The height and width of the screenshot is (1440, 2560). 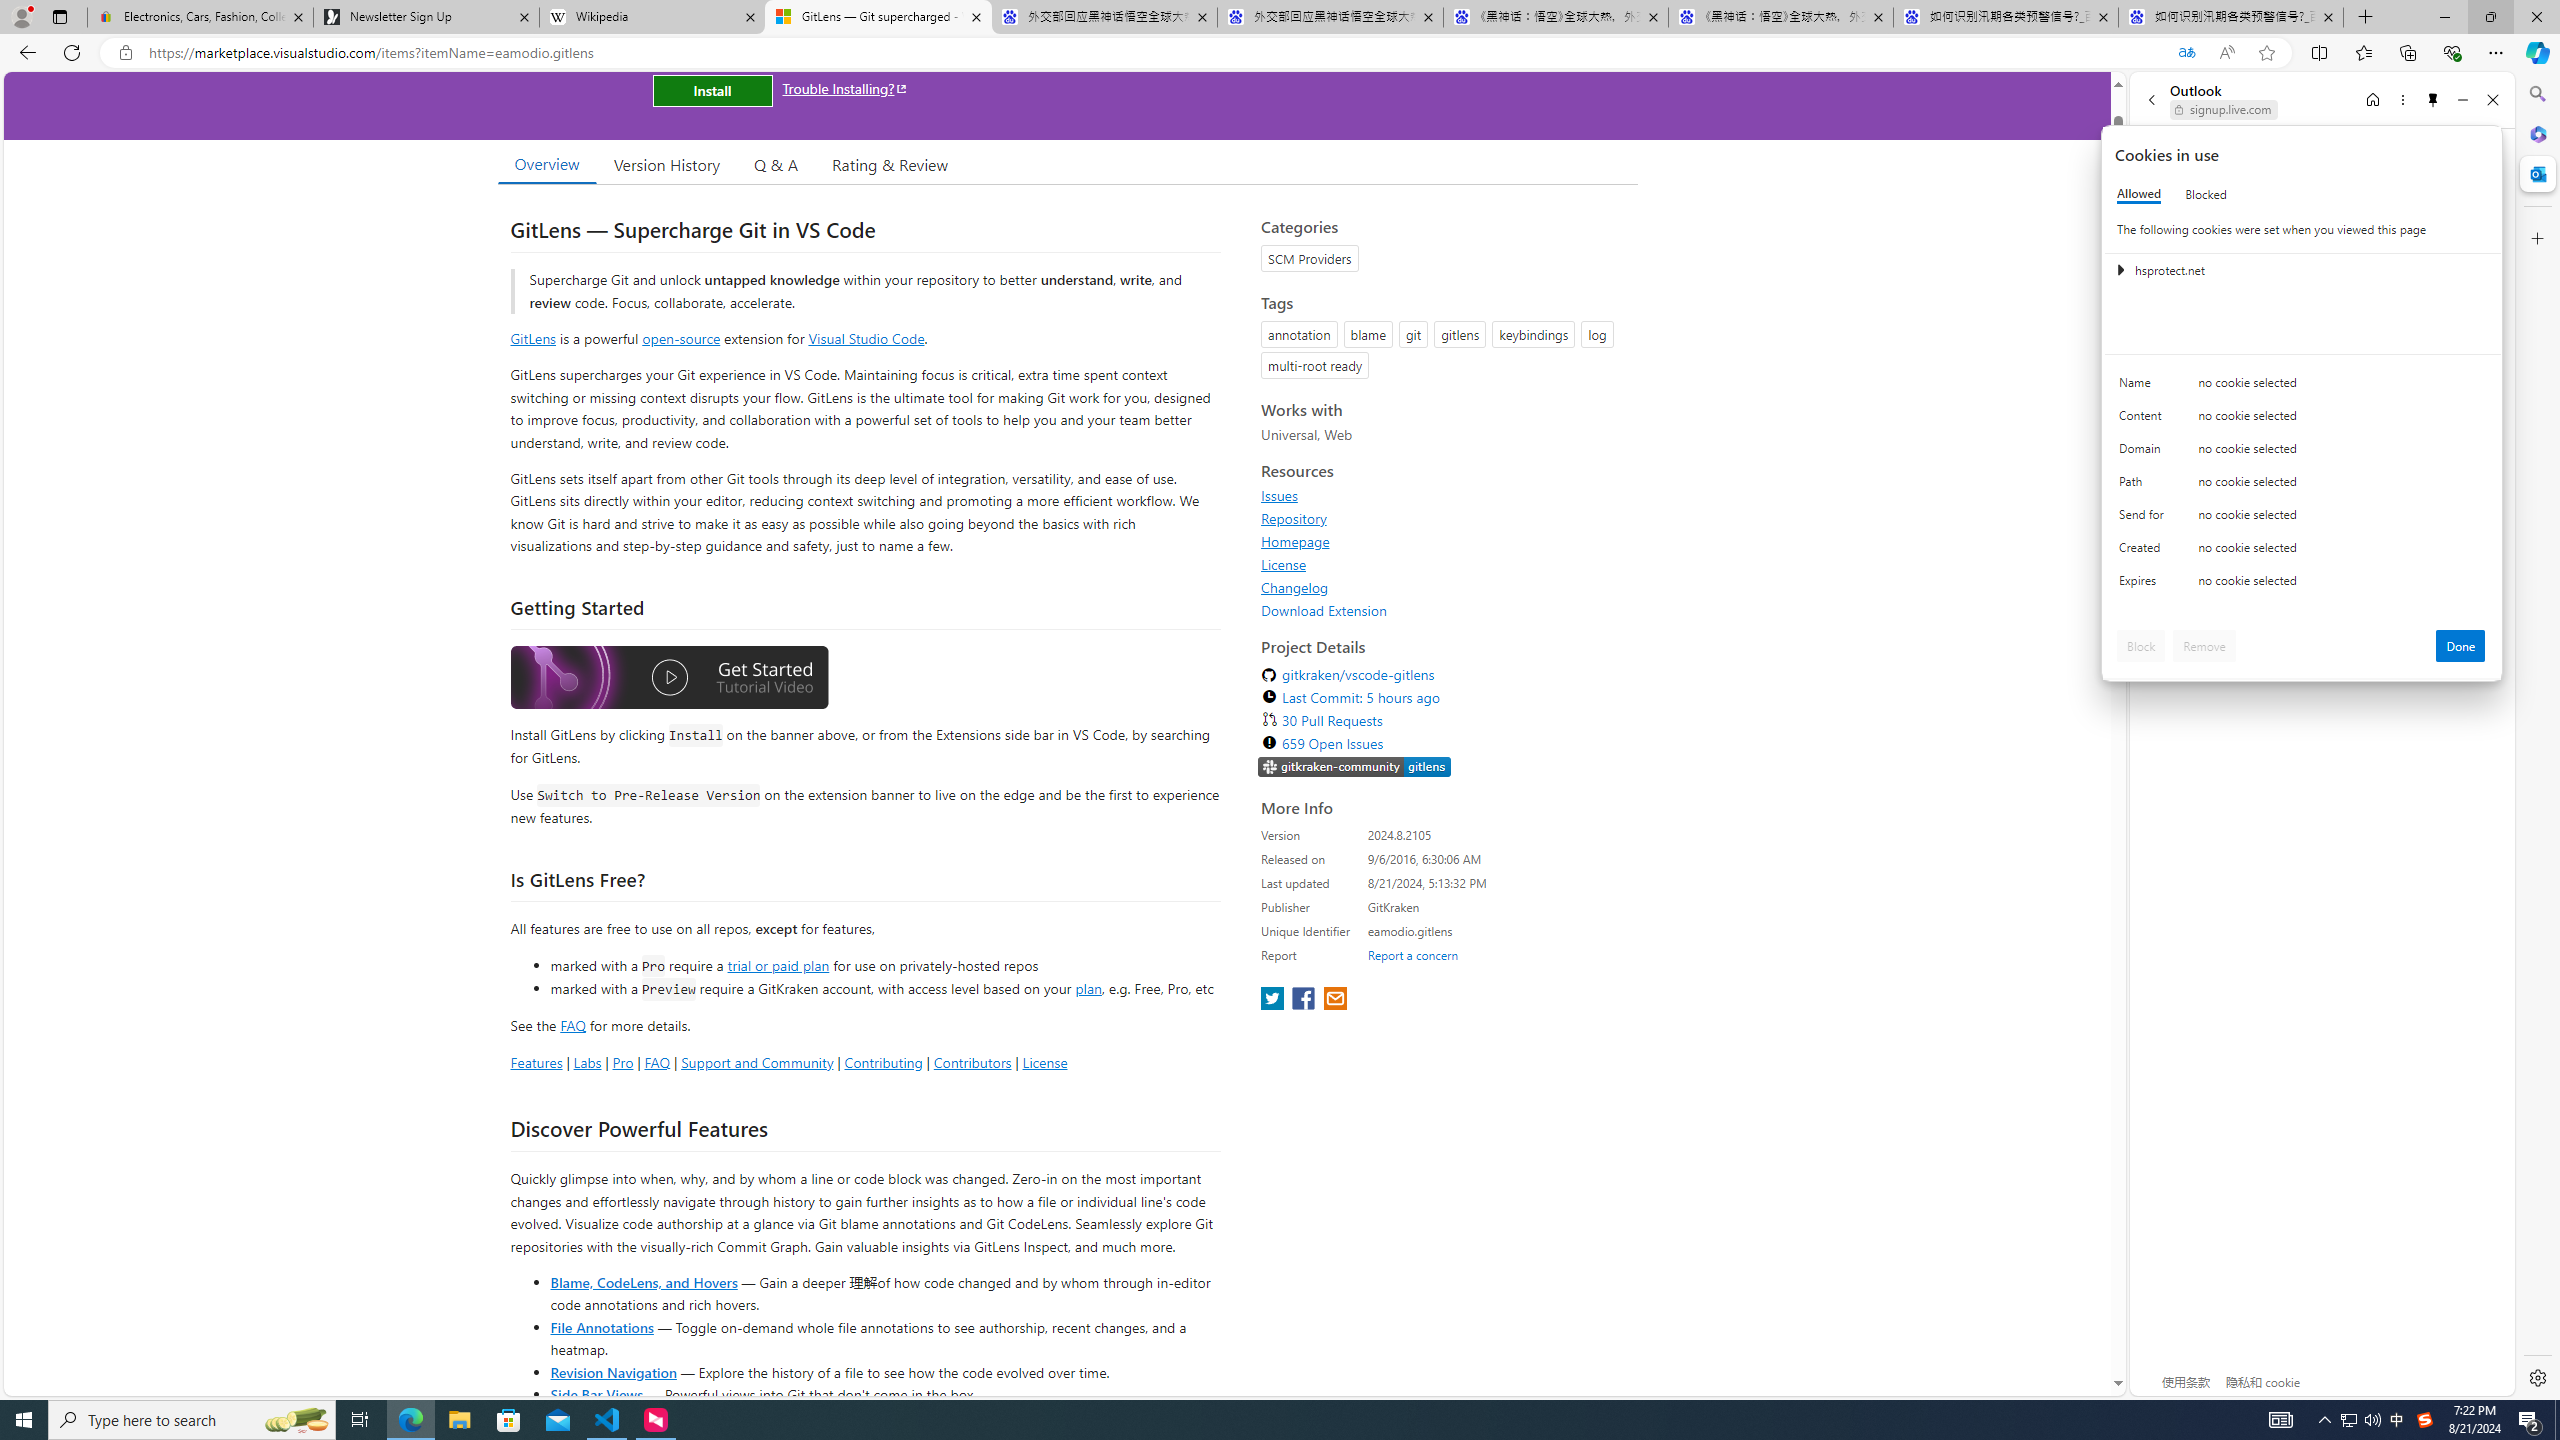 I want to click on 'Class: c0153 c0157', so click(x=2302, y=585).